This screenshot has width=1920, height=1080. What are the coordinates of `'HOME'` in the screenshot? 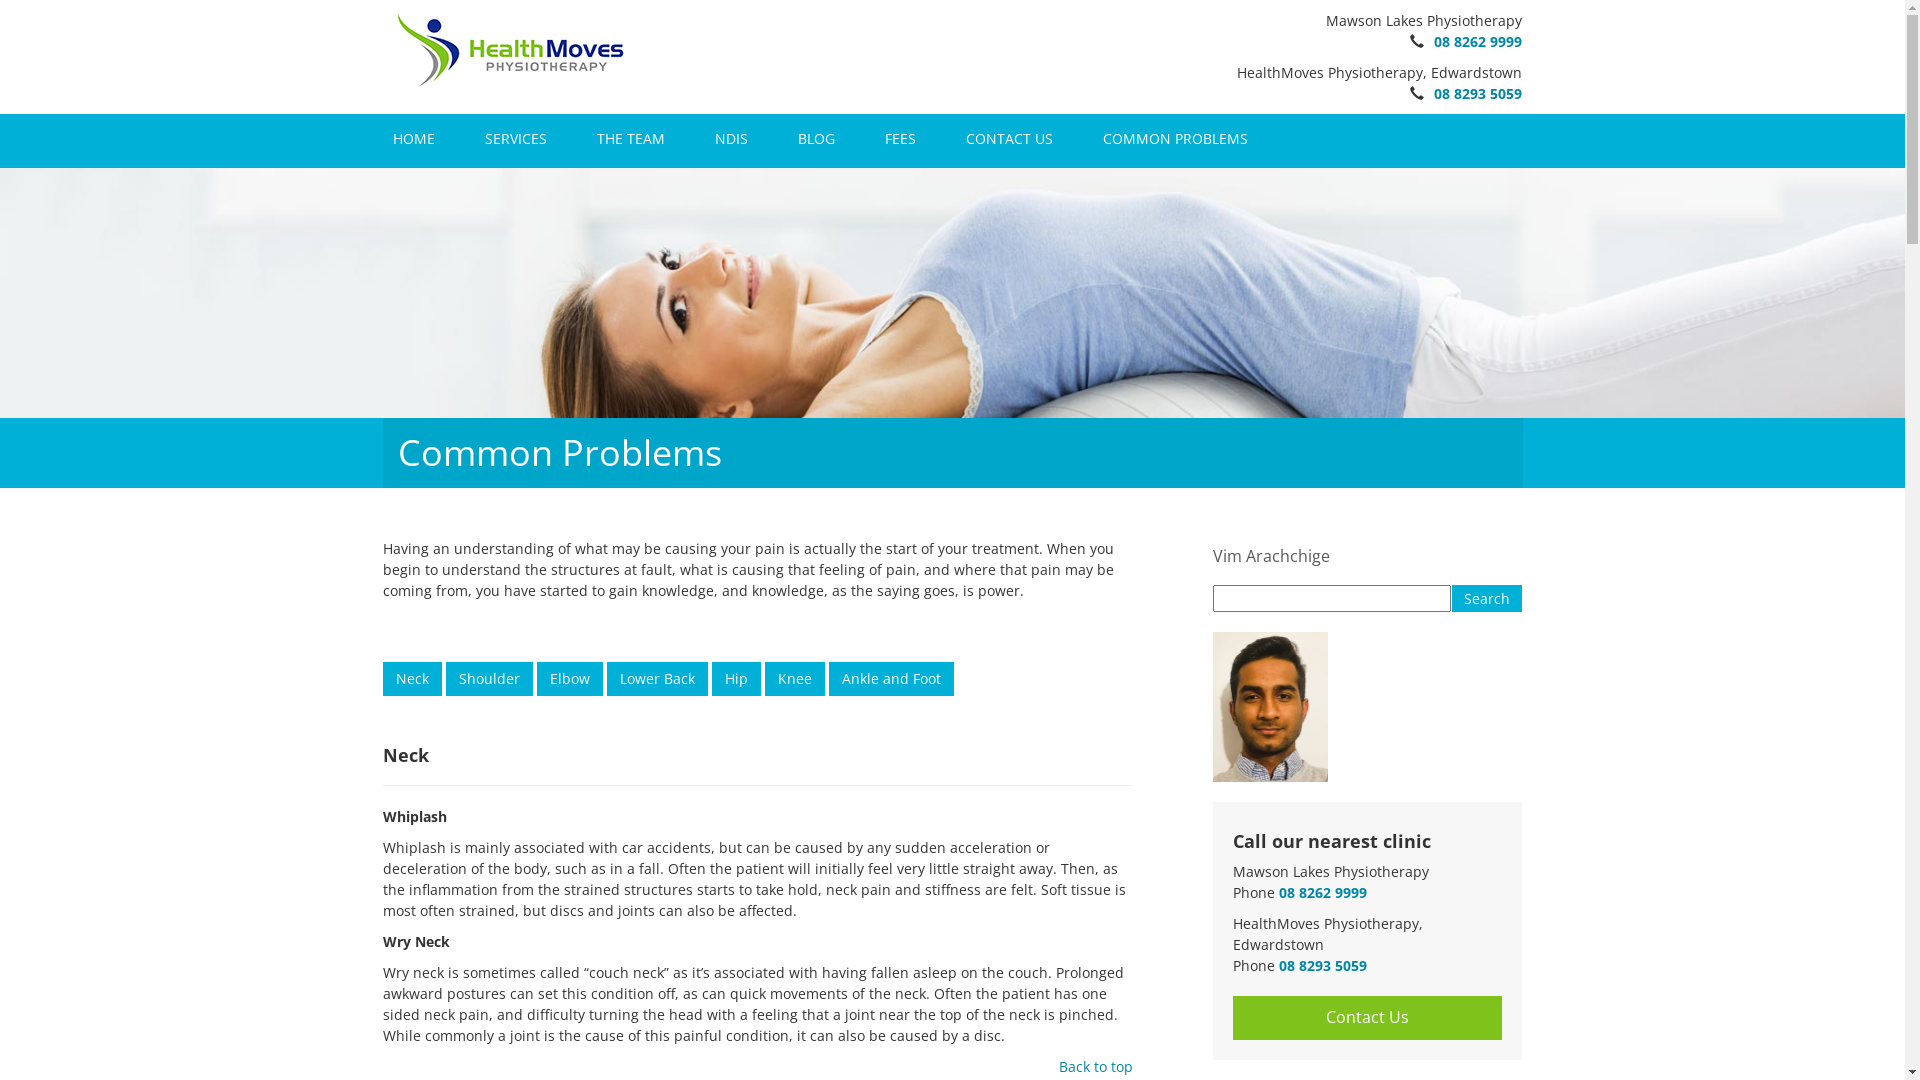 It's located at (382, 137).